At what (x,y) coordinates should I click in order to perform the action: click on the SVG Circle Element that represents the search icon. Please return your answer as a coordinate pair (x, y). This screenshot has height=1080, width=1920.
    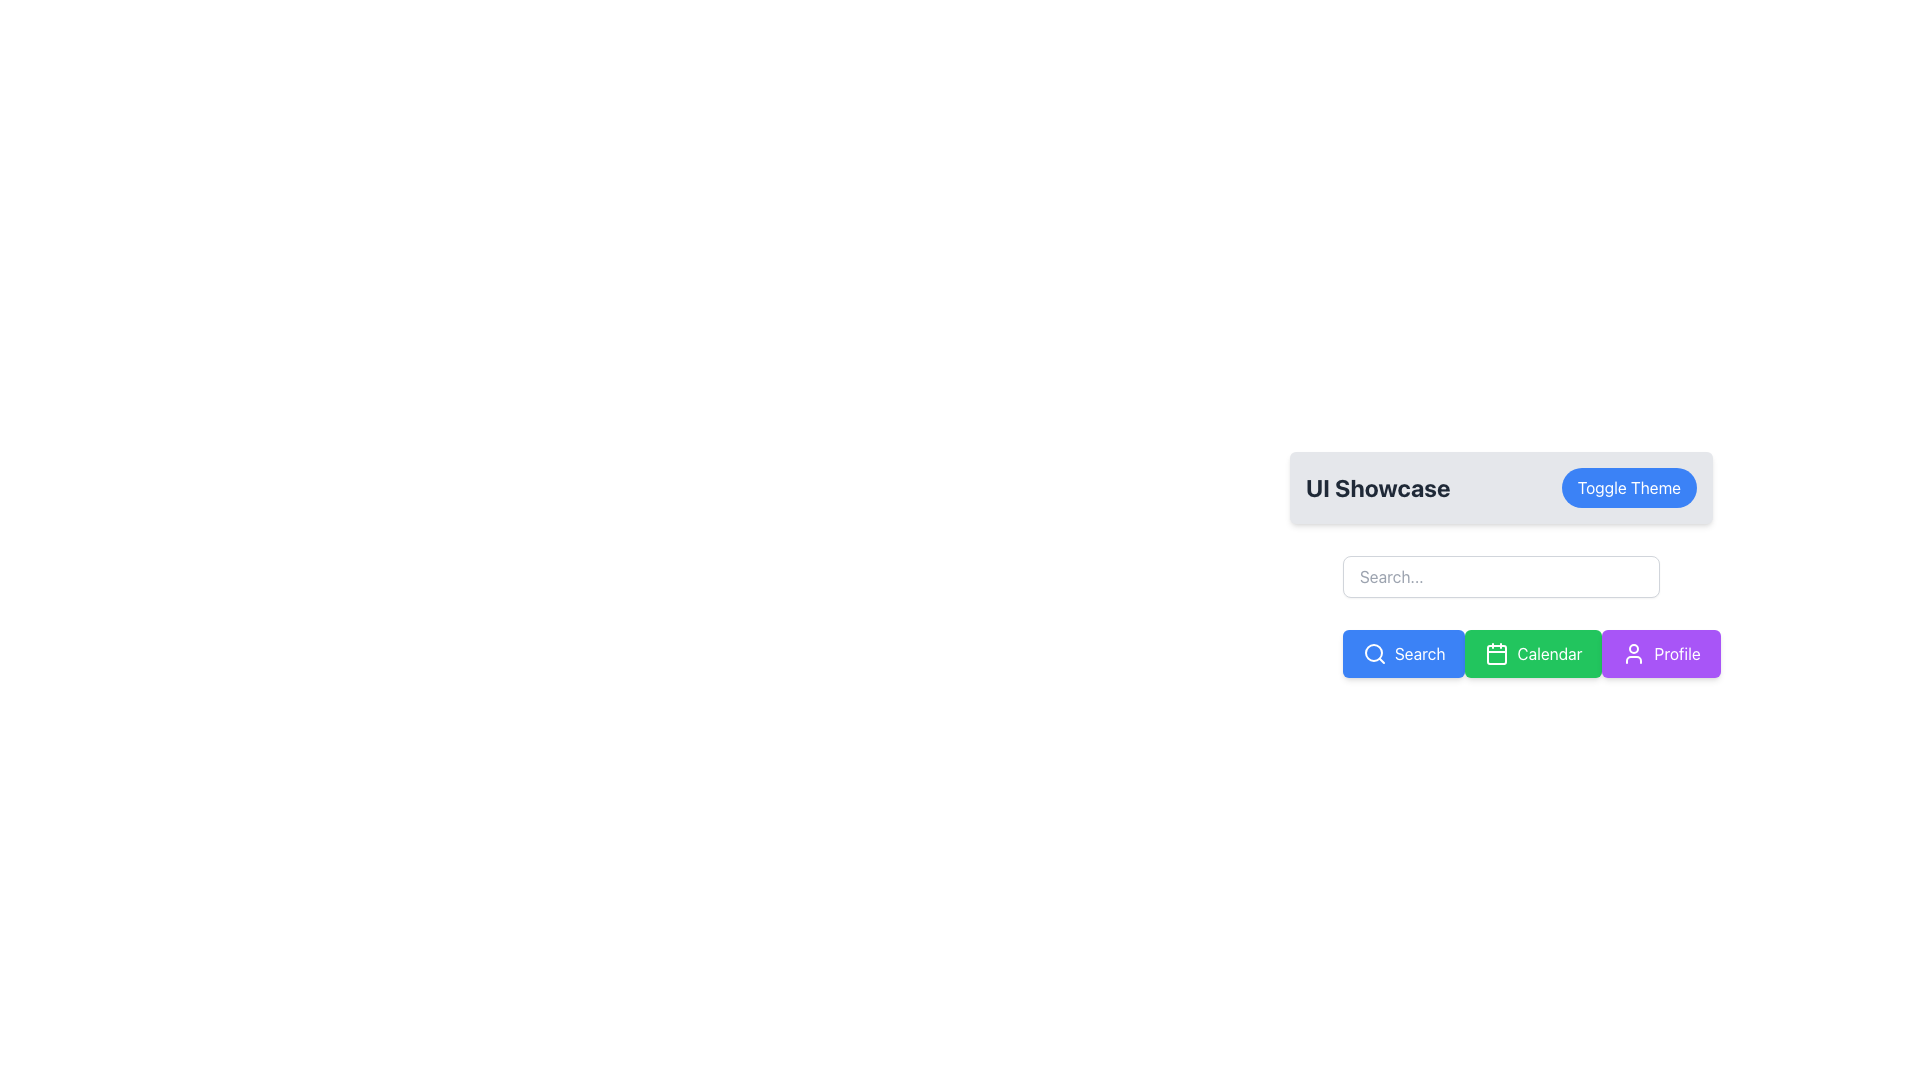
    Looking at the image, I should click on (1372, 652).